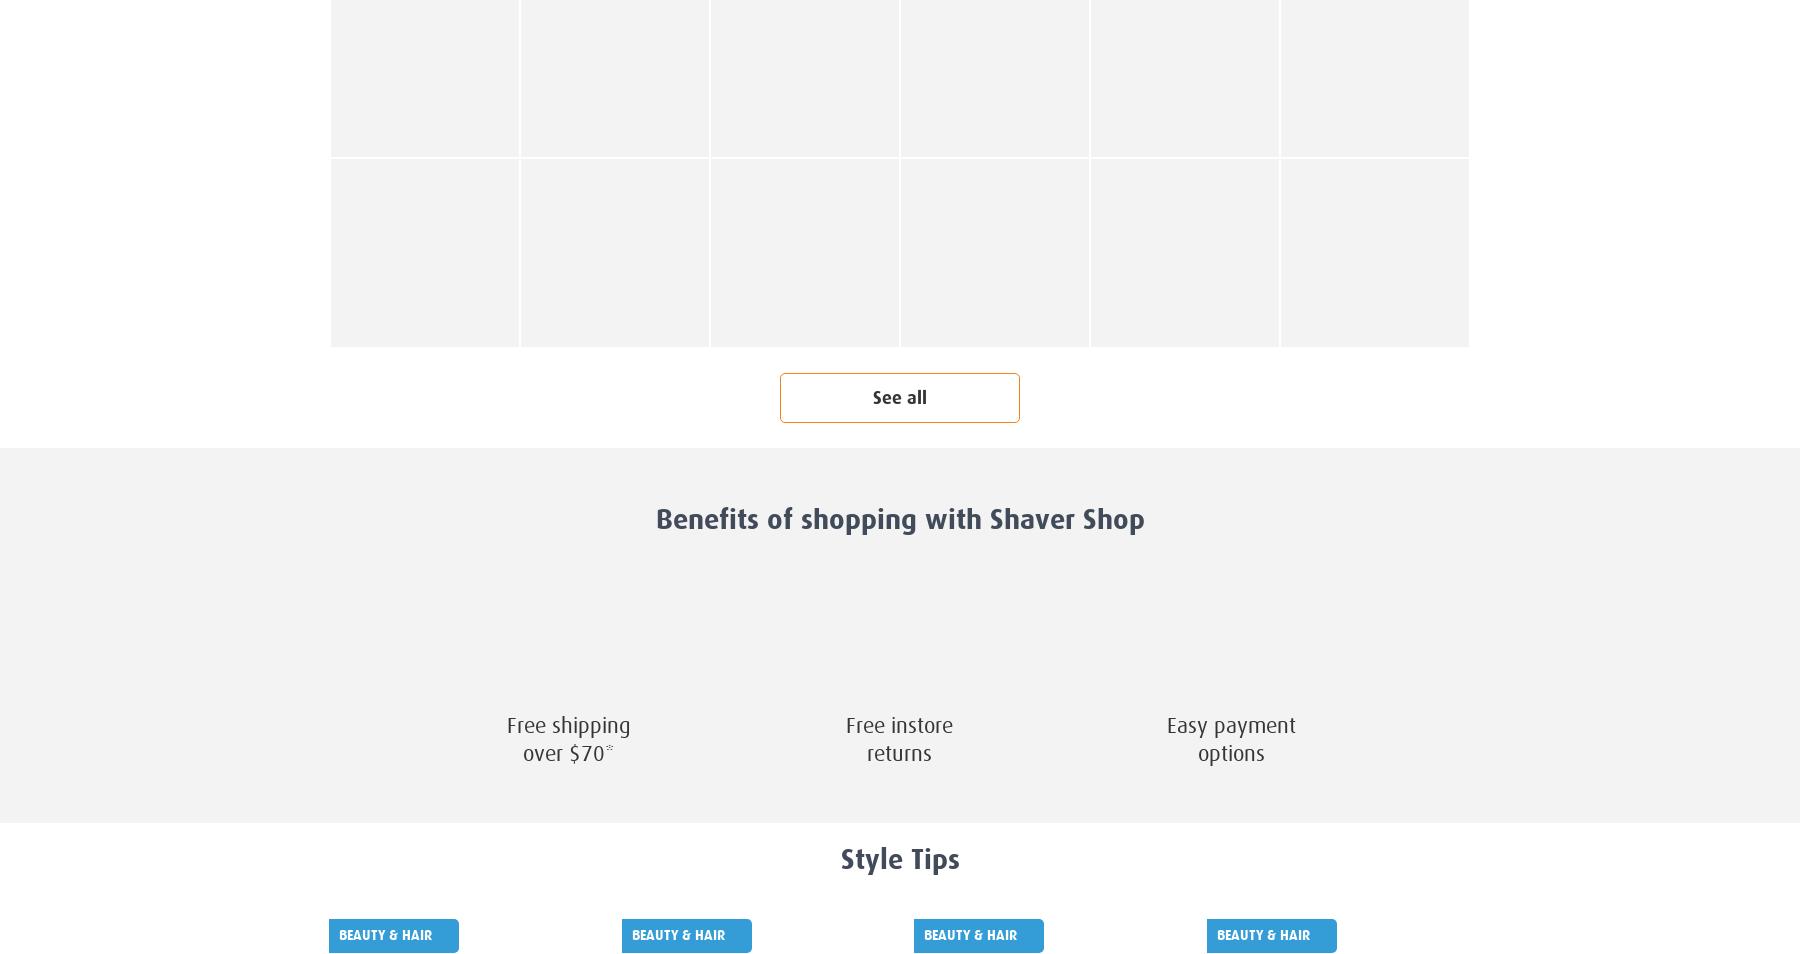  I want to click on 'See all', so click(900, 398).